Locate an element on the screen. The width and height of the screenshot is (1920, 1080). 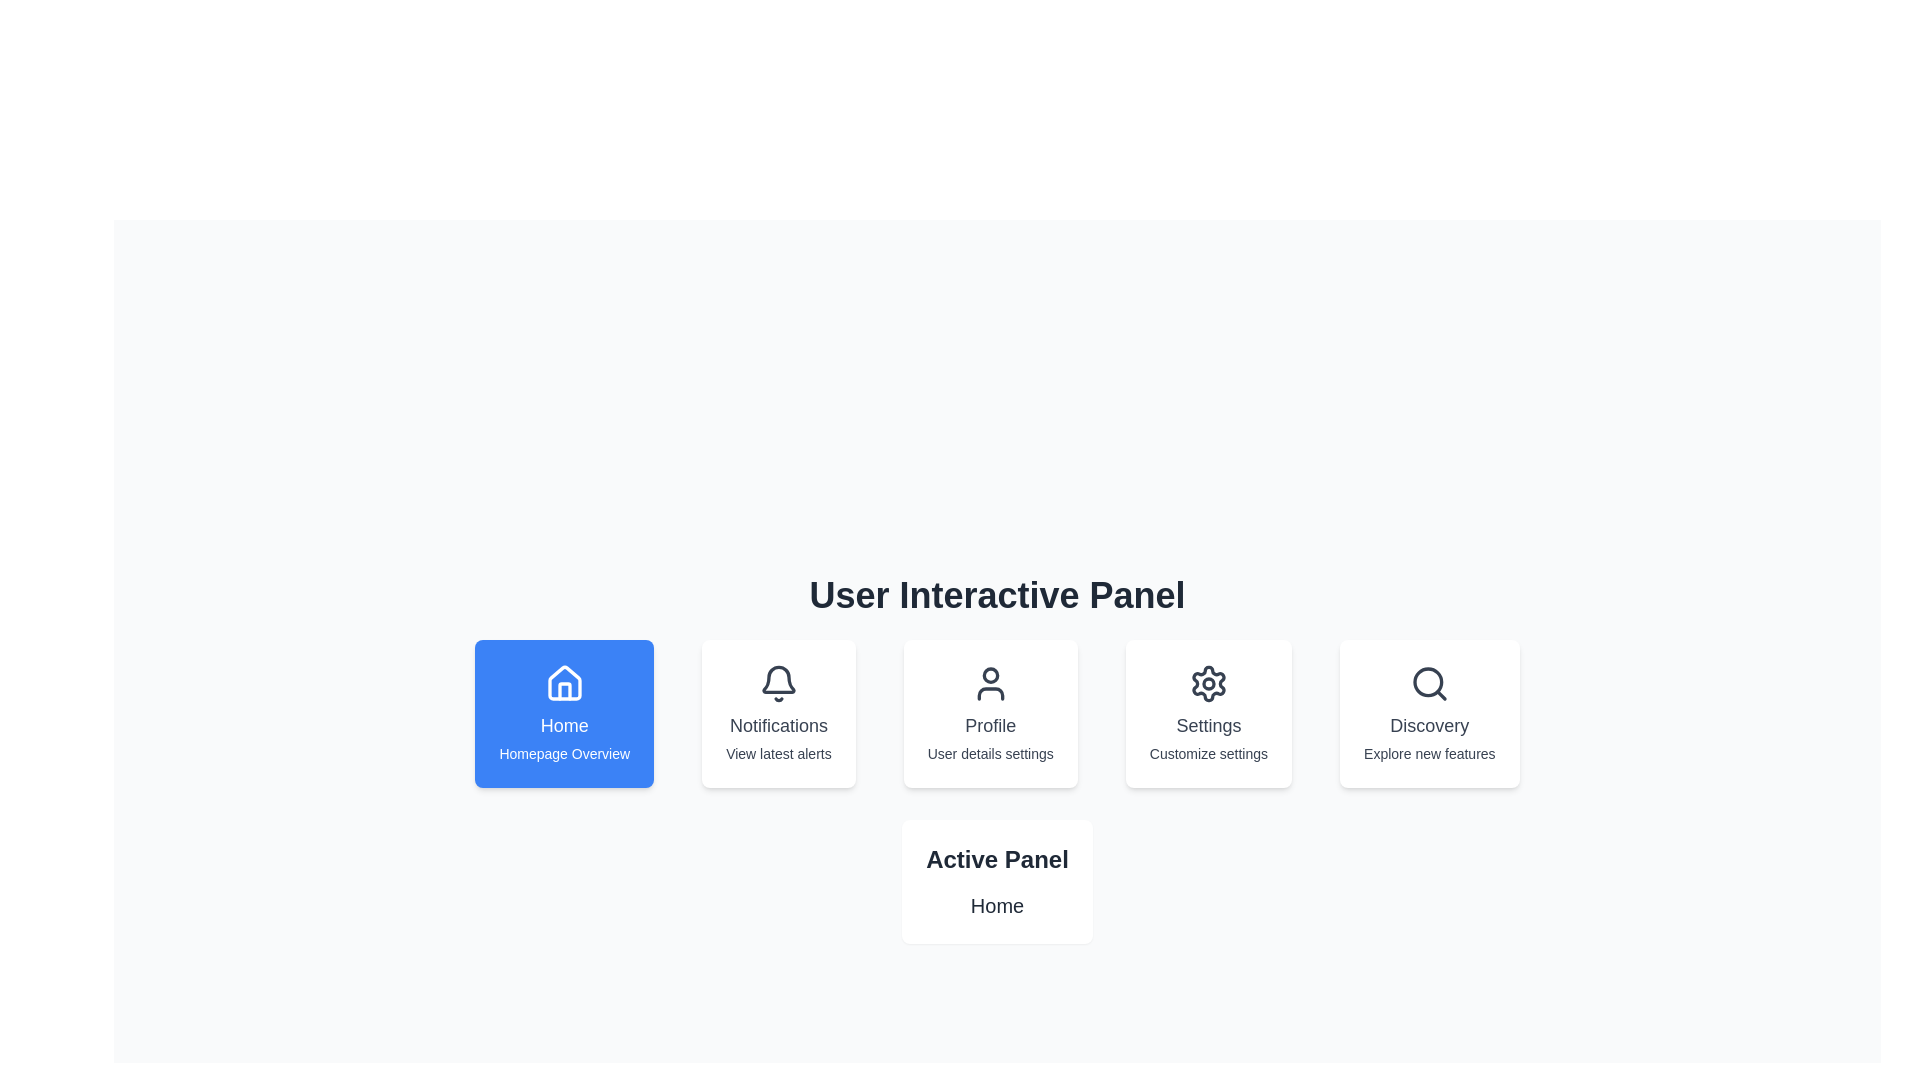
the user silhouette icon located at the top of the 'Profile' card is located at coordinates (990, 682).